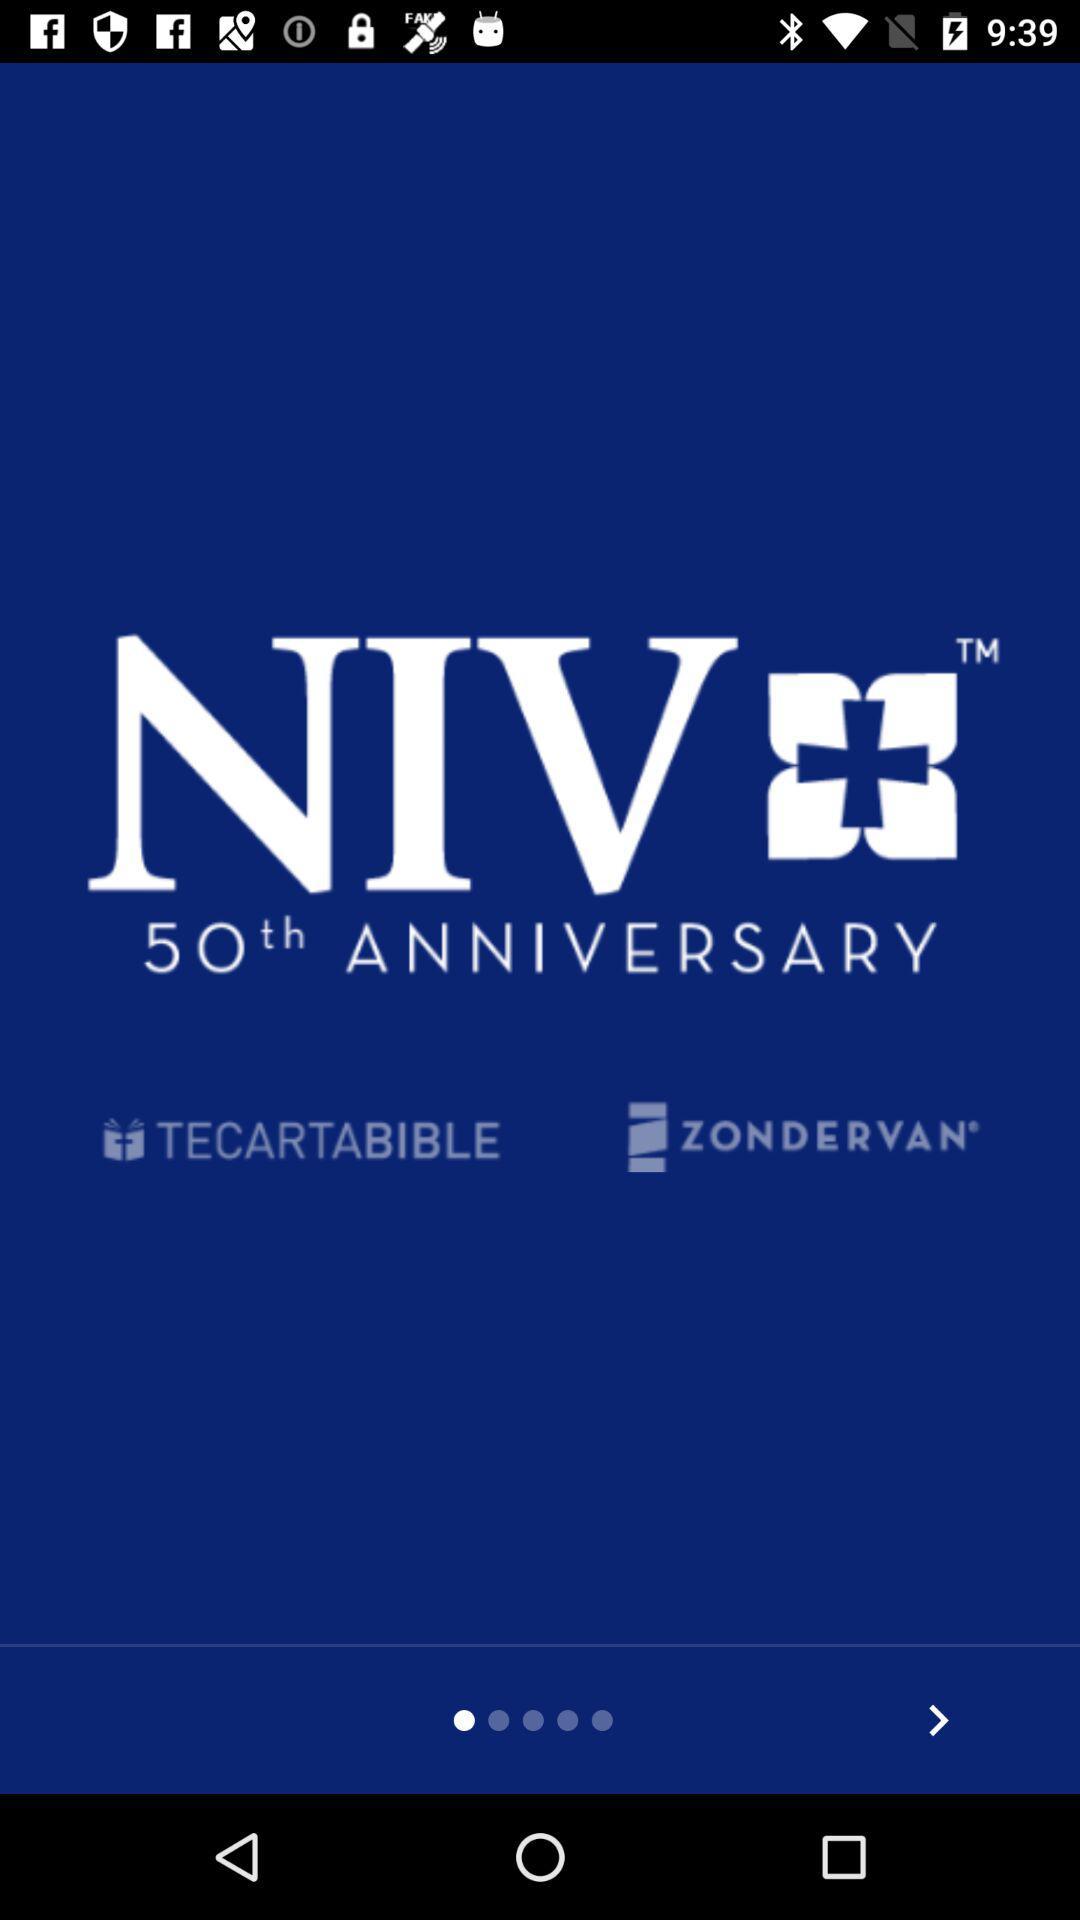 This screenshot has width=1080, height=1920. I want to click on turn the page, so click(938, 1719).